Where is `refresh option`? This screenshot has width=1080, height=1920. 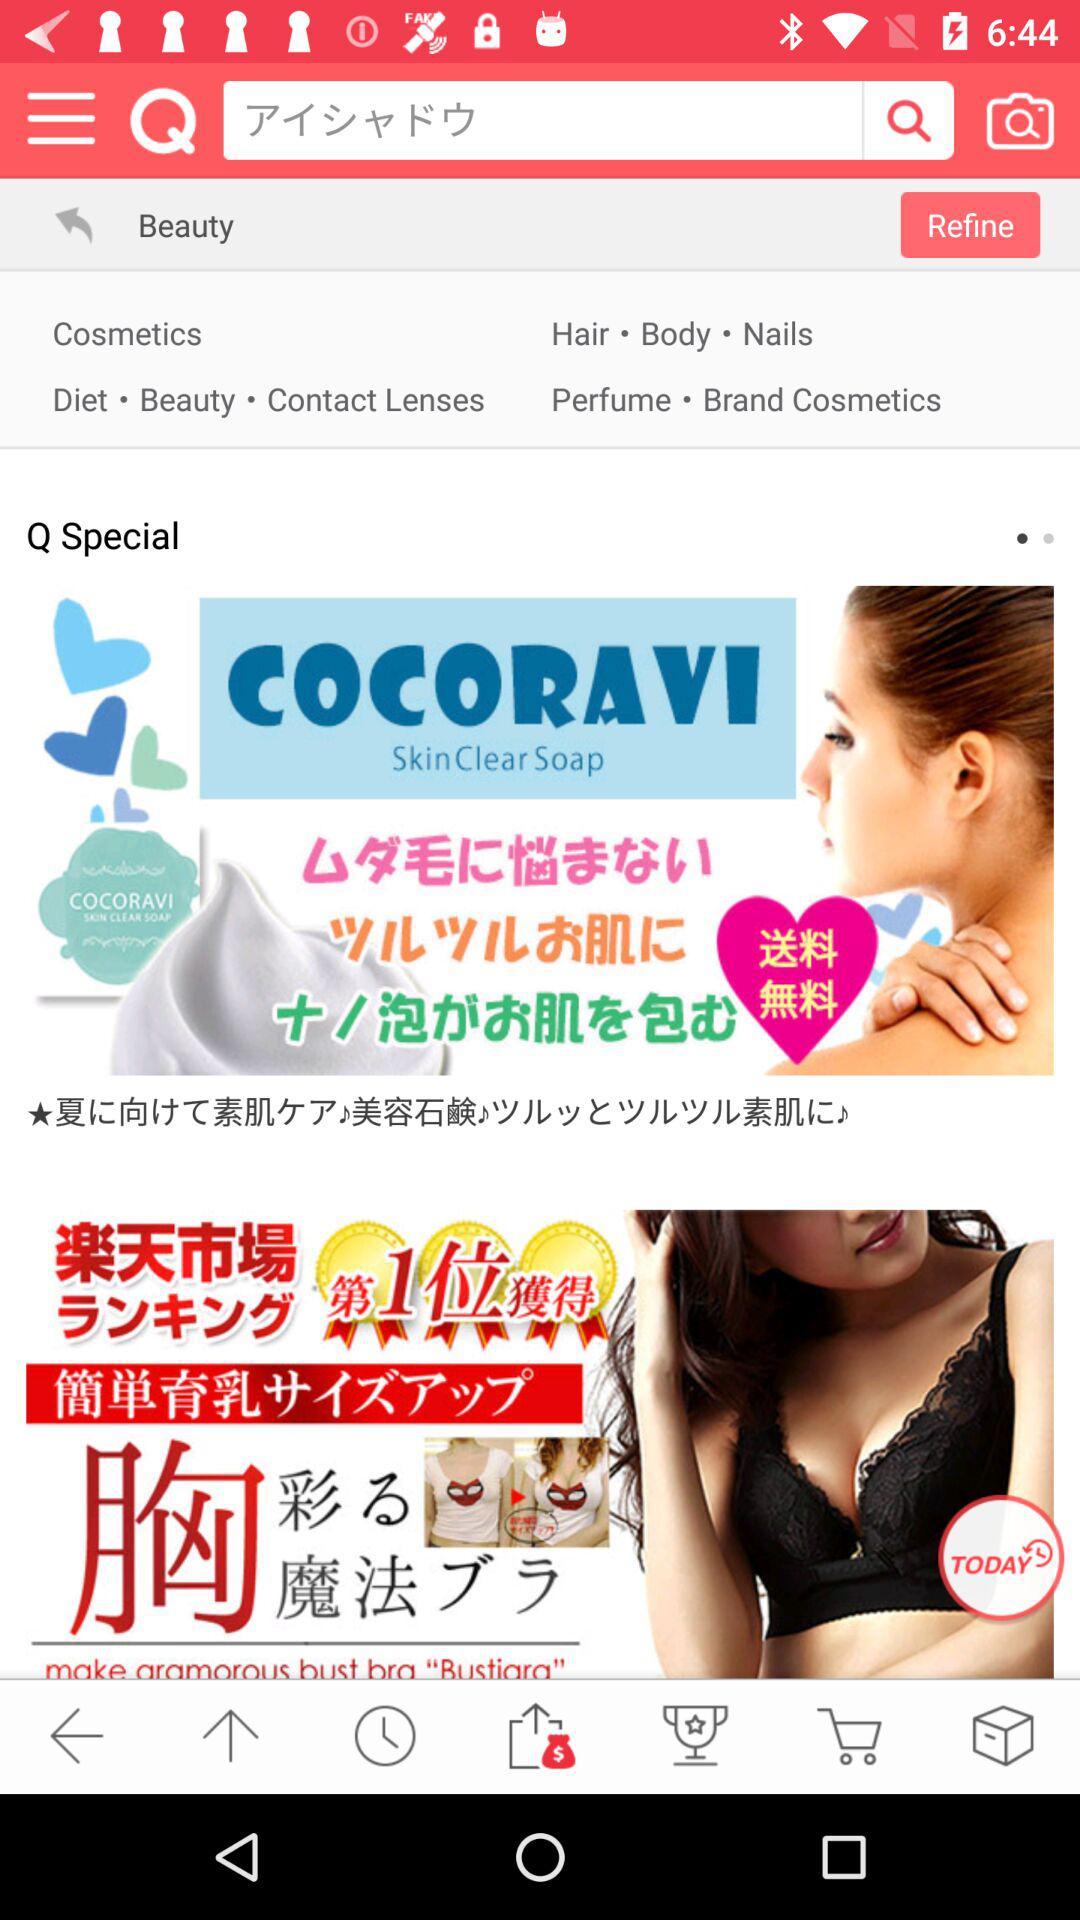 refresh option is located at coordinates (1001, 1559).